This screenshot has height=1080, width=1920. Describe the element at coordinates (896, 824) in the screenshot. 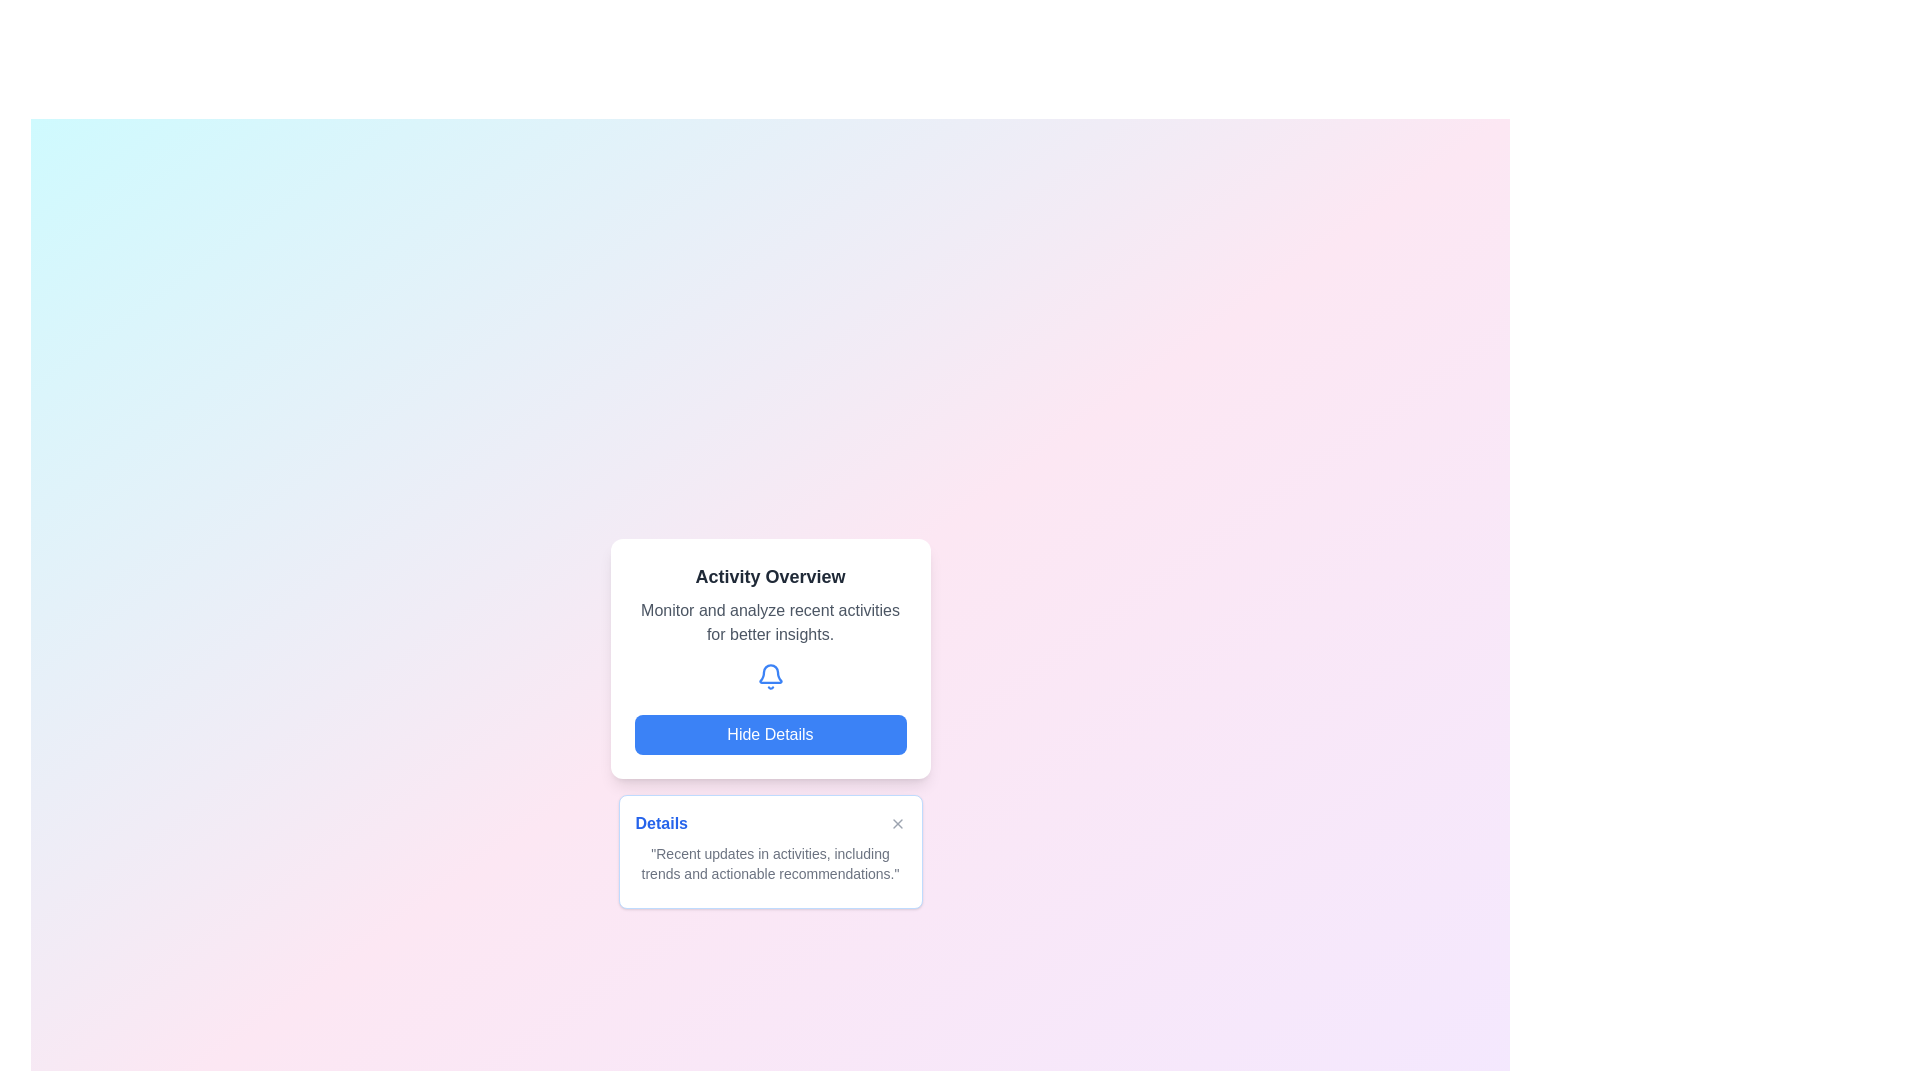

I see `the close button ('X') located in the top-right corner of the 'Details' section to observe the hover effect` at that location.